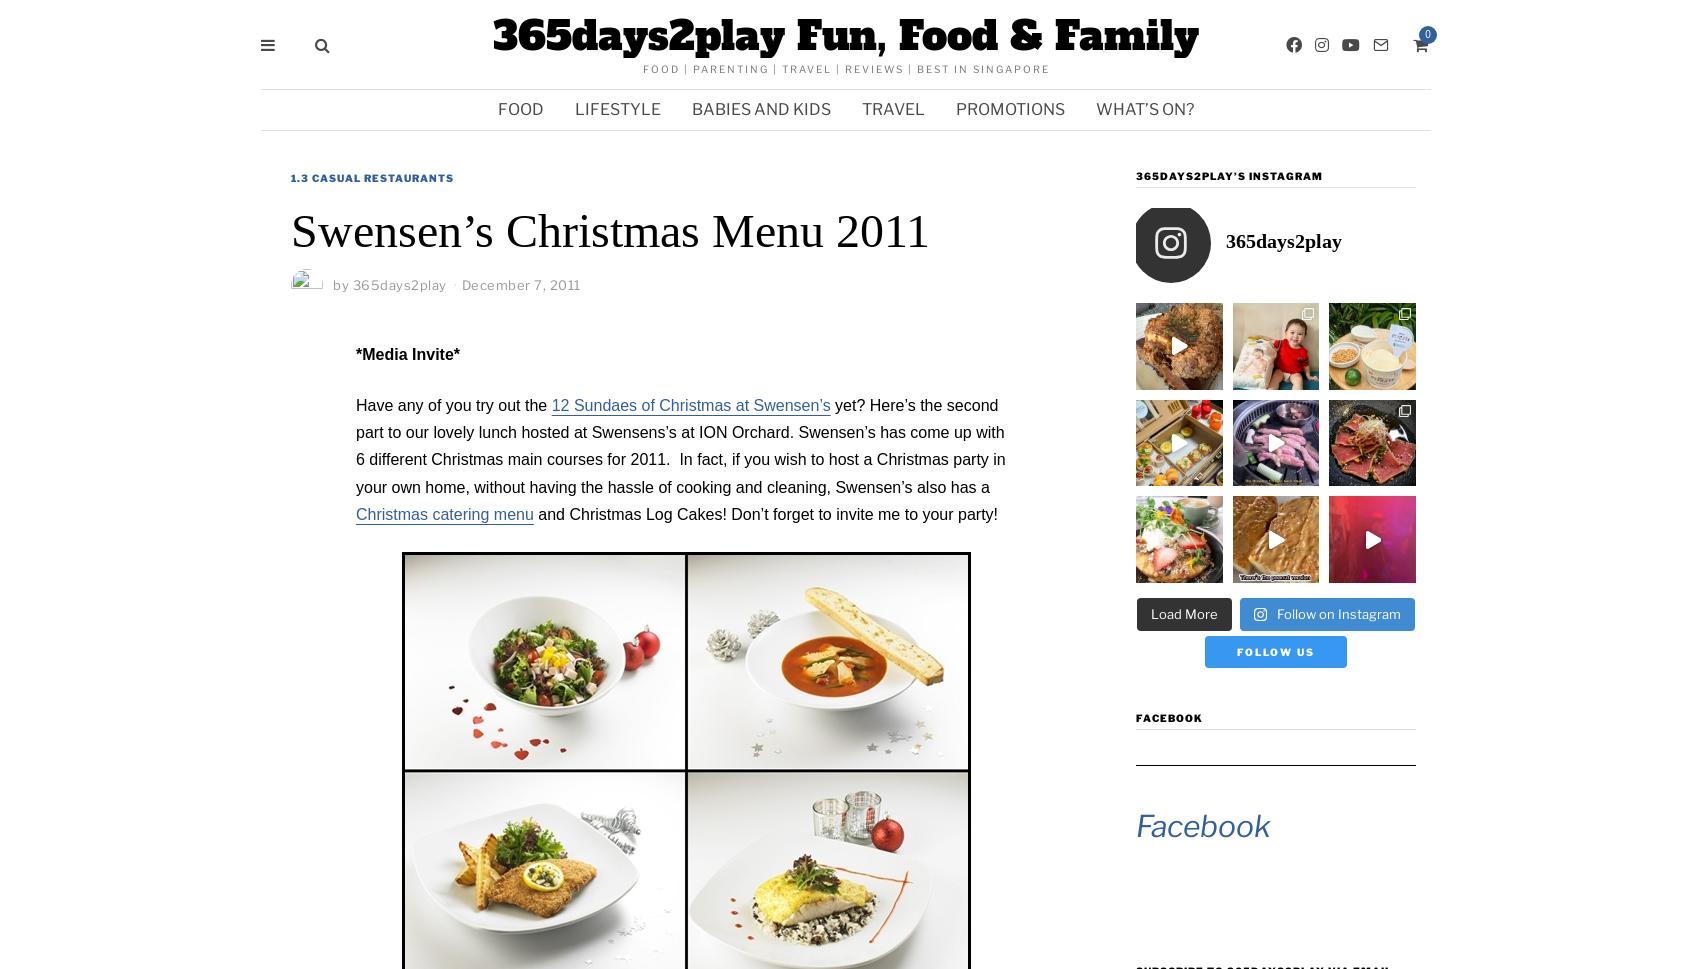  What do you see at coordinates (290, 230) in the screenshot?
I see `'Swensen’s Christmas Menu 2011'` at bounding box center [290, 230].